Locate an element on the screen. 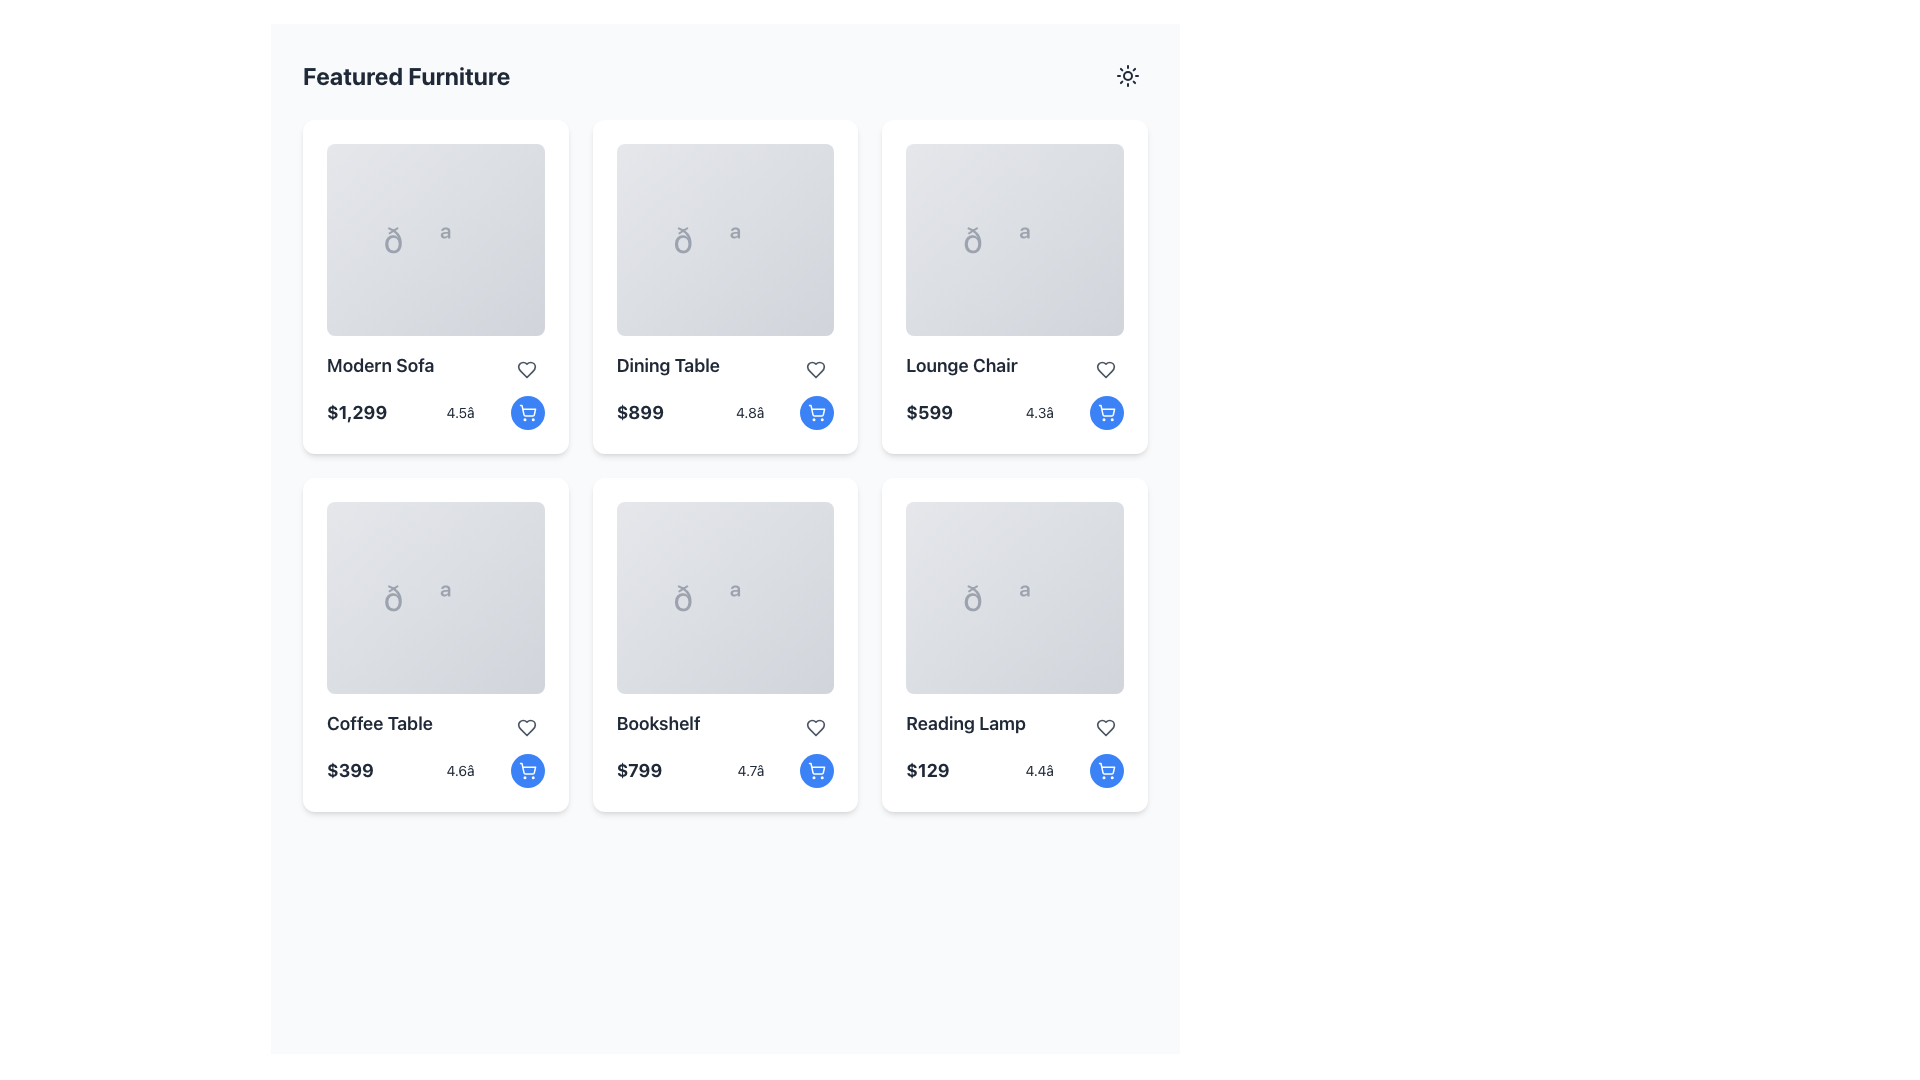 The height and width of the screenshot is (1080, 1920). the circular button with a heart icon in the top-right corner of the 'Modern Sofa' card to mark the item as a favorite is located at coordinates (526, 370).